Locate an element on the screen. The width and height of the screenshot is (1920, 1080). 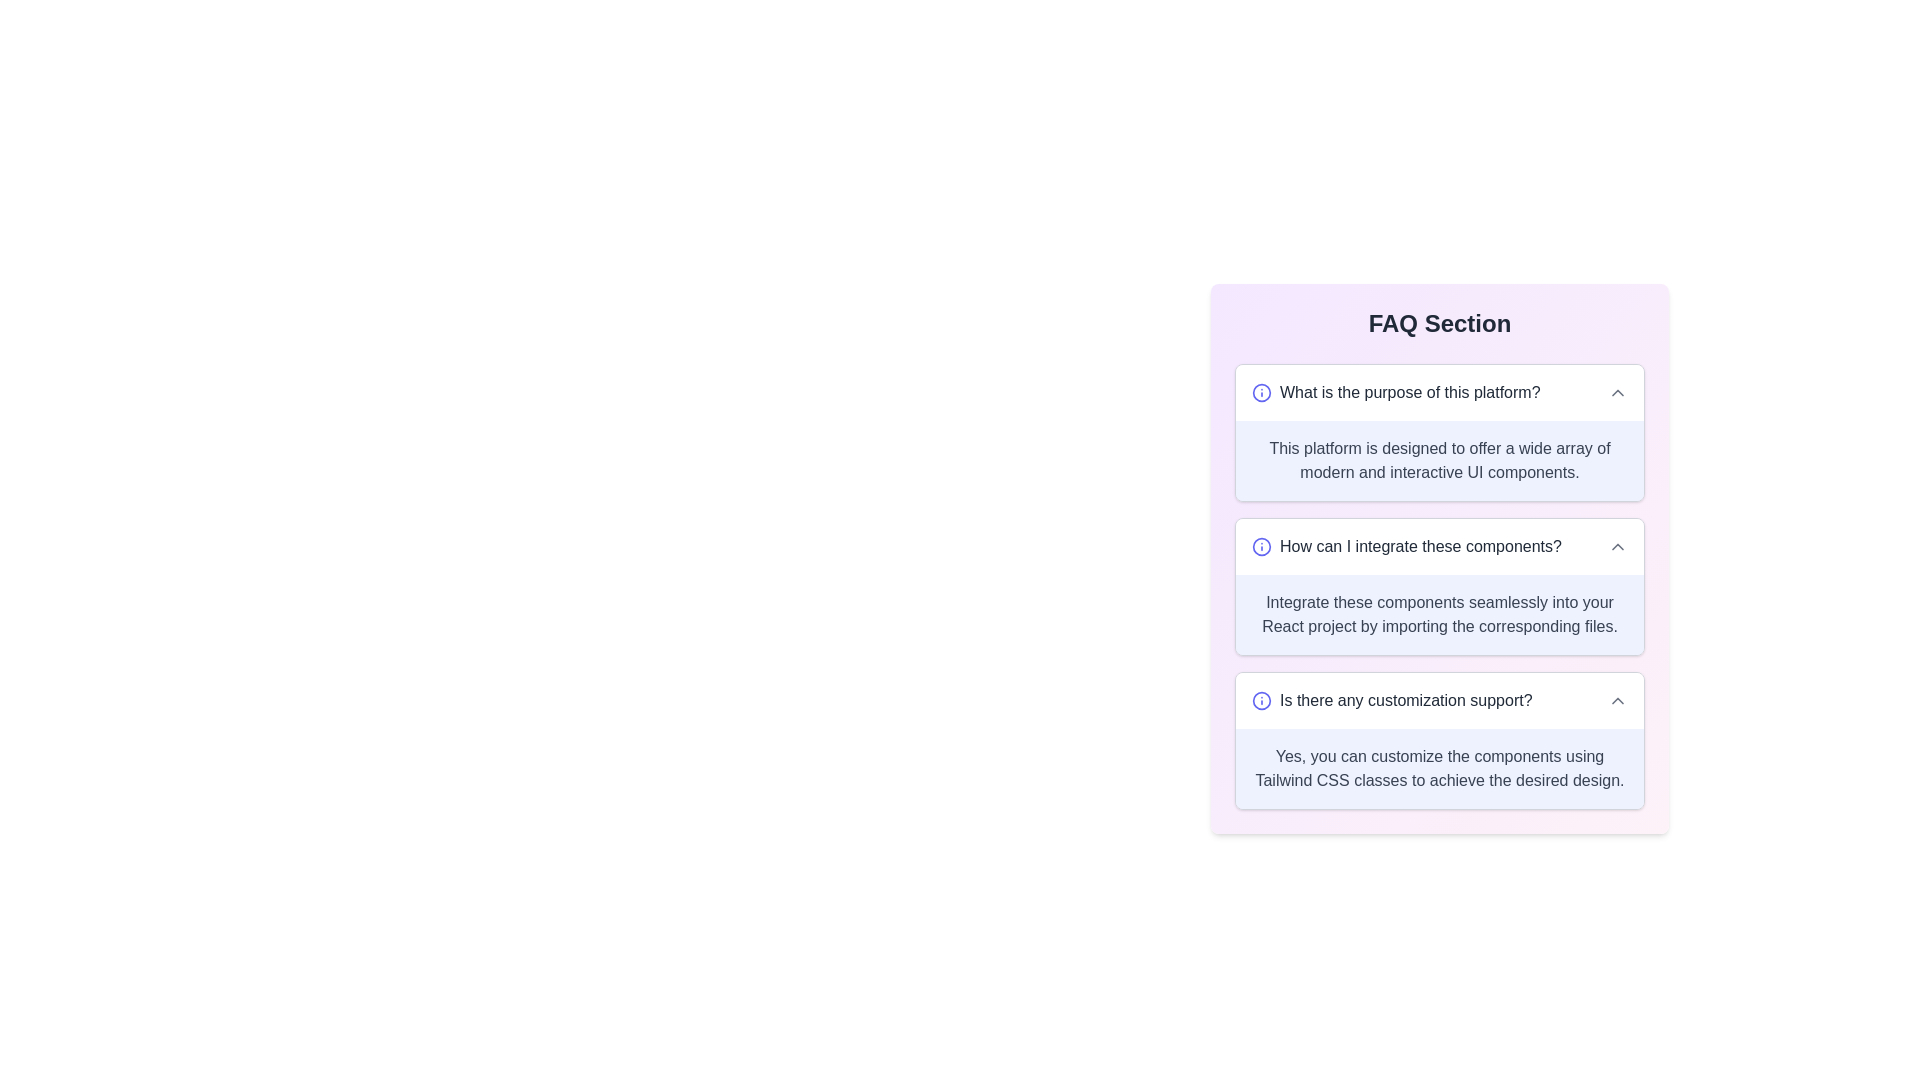
the button-like collapsible section header labeled 'Is there any customization support?' is located at coordinates (1440, 700).